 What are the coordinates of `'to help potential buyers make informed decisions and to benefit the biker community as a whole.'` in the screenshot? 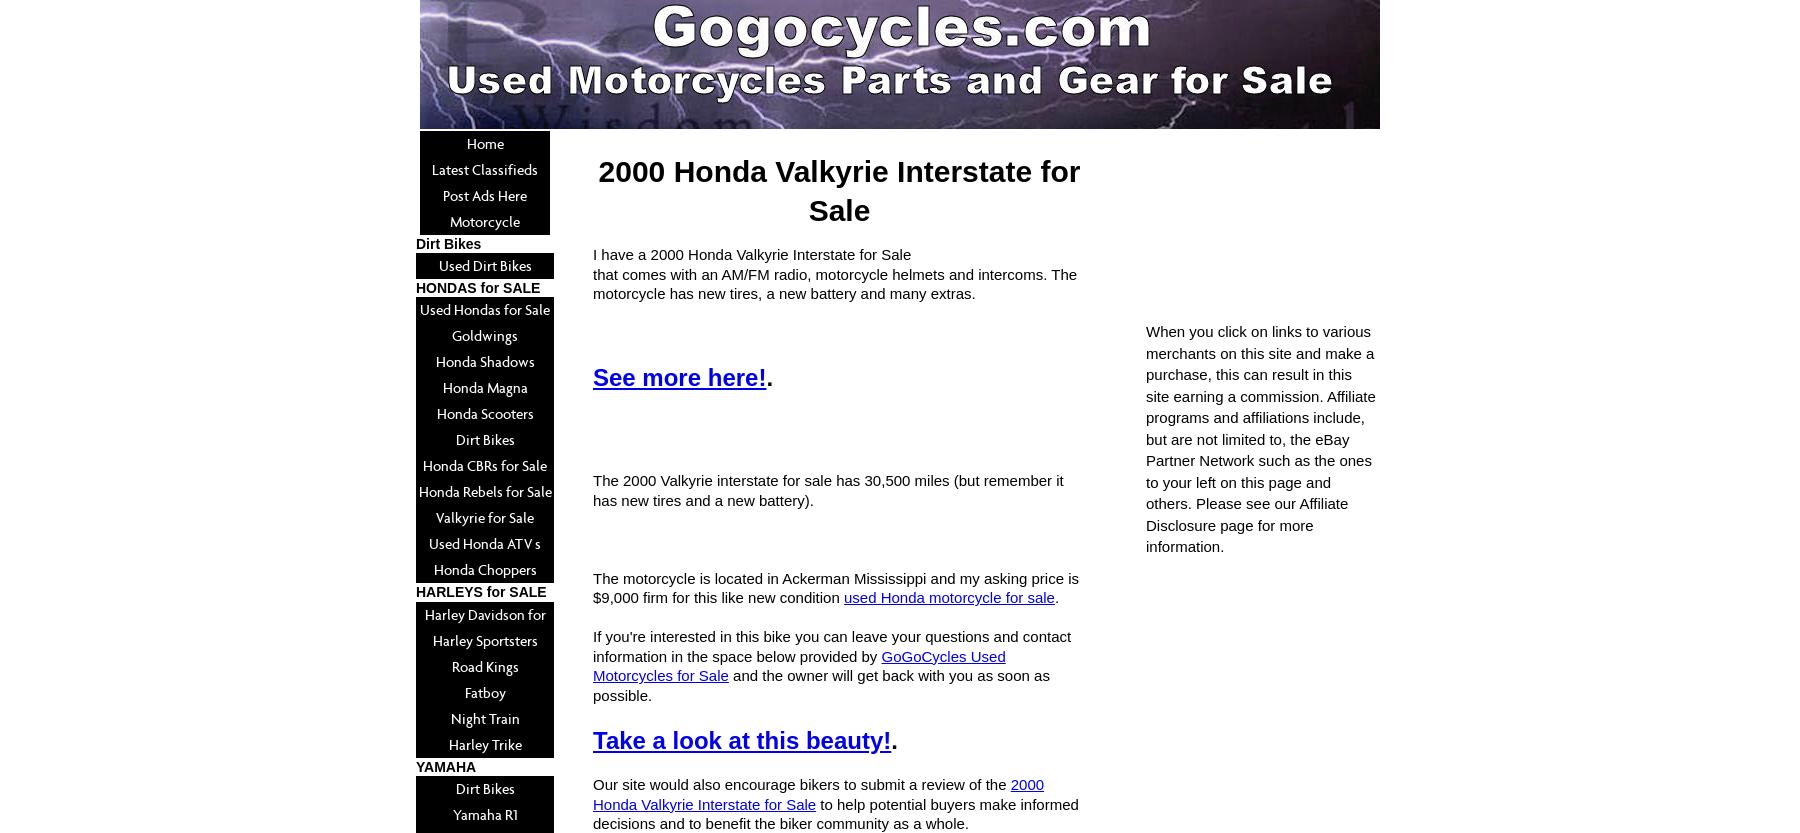 It's located at (835, 812).